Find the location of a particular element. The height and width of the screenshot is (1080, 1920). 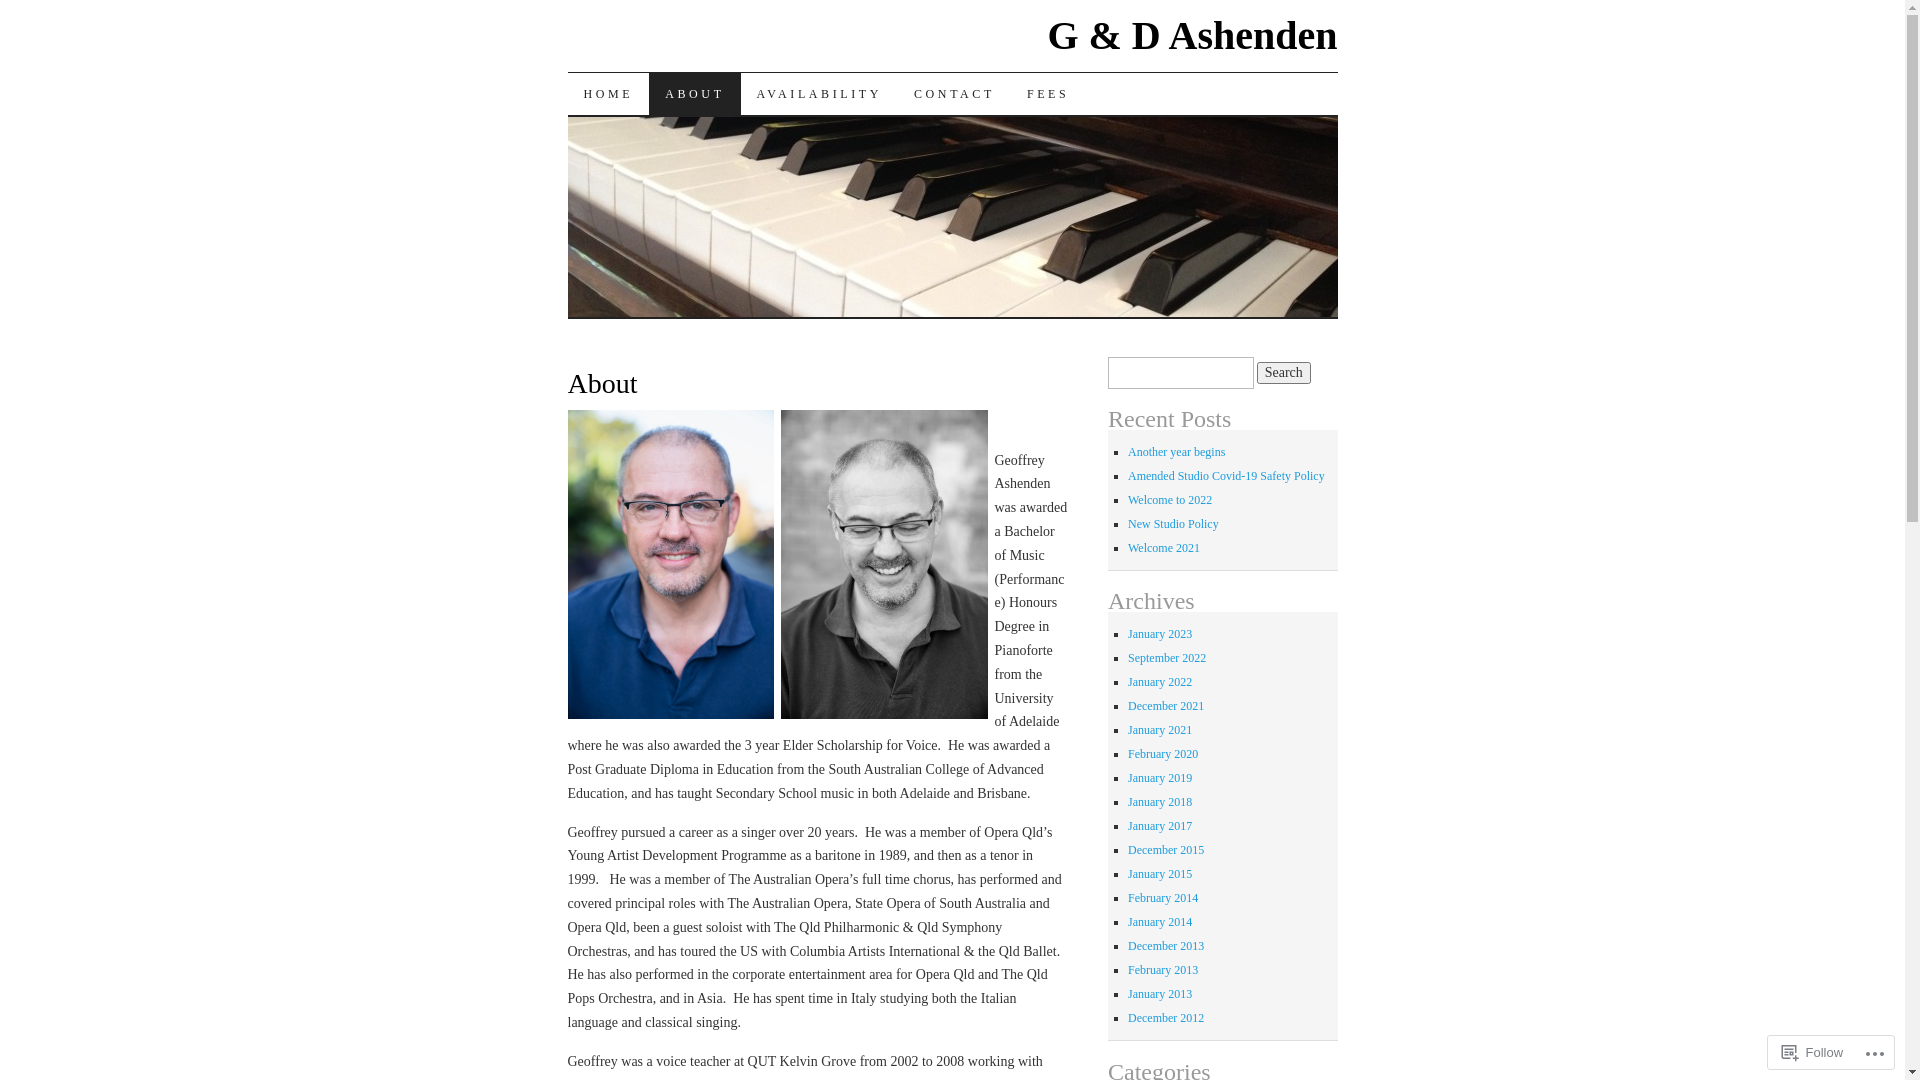

'G & D Ashenden' is located at coordinates (1191, 35).